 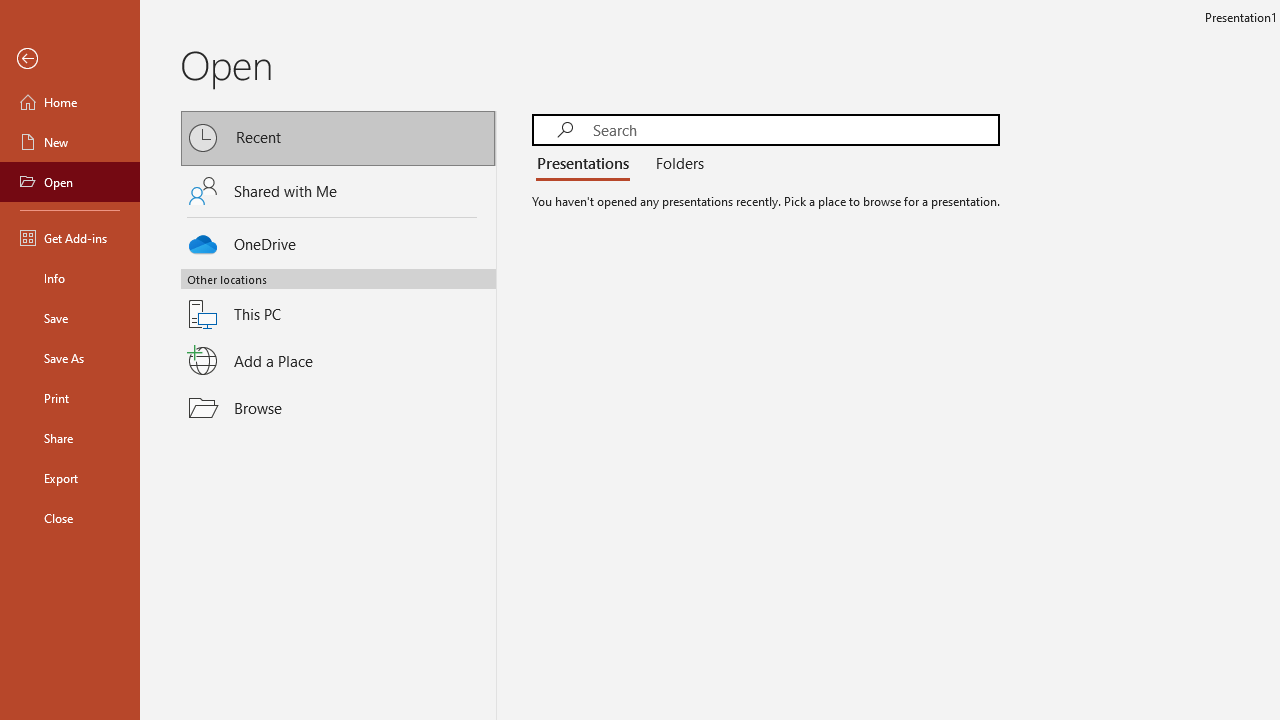 What do you see at coordinates (69, 58) in the screenshot?
I see `'Back'` at bounding box center [69, 58].